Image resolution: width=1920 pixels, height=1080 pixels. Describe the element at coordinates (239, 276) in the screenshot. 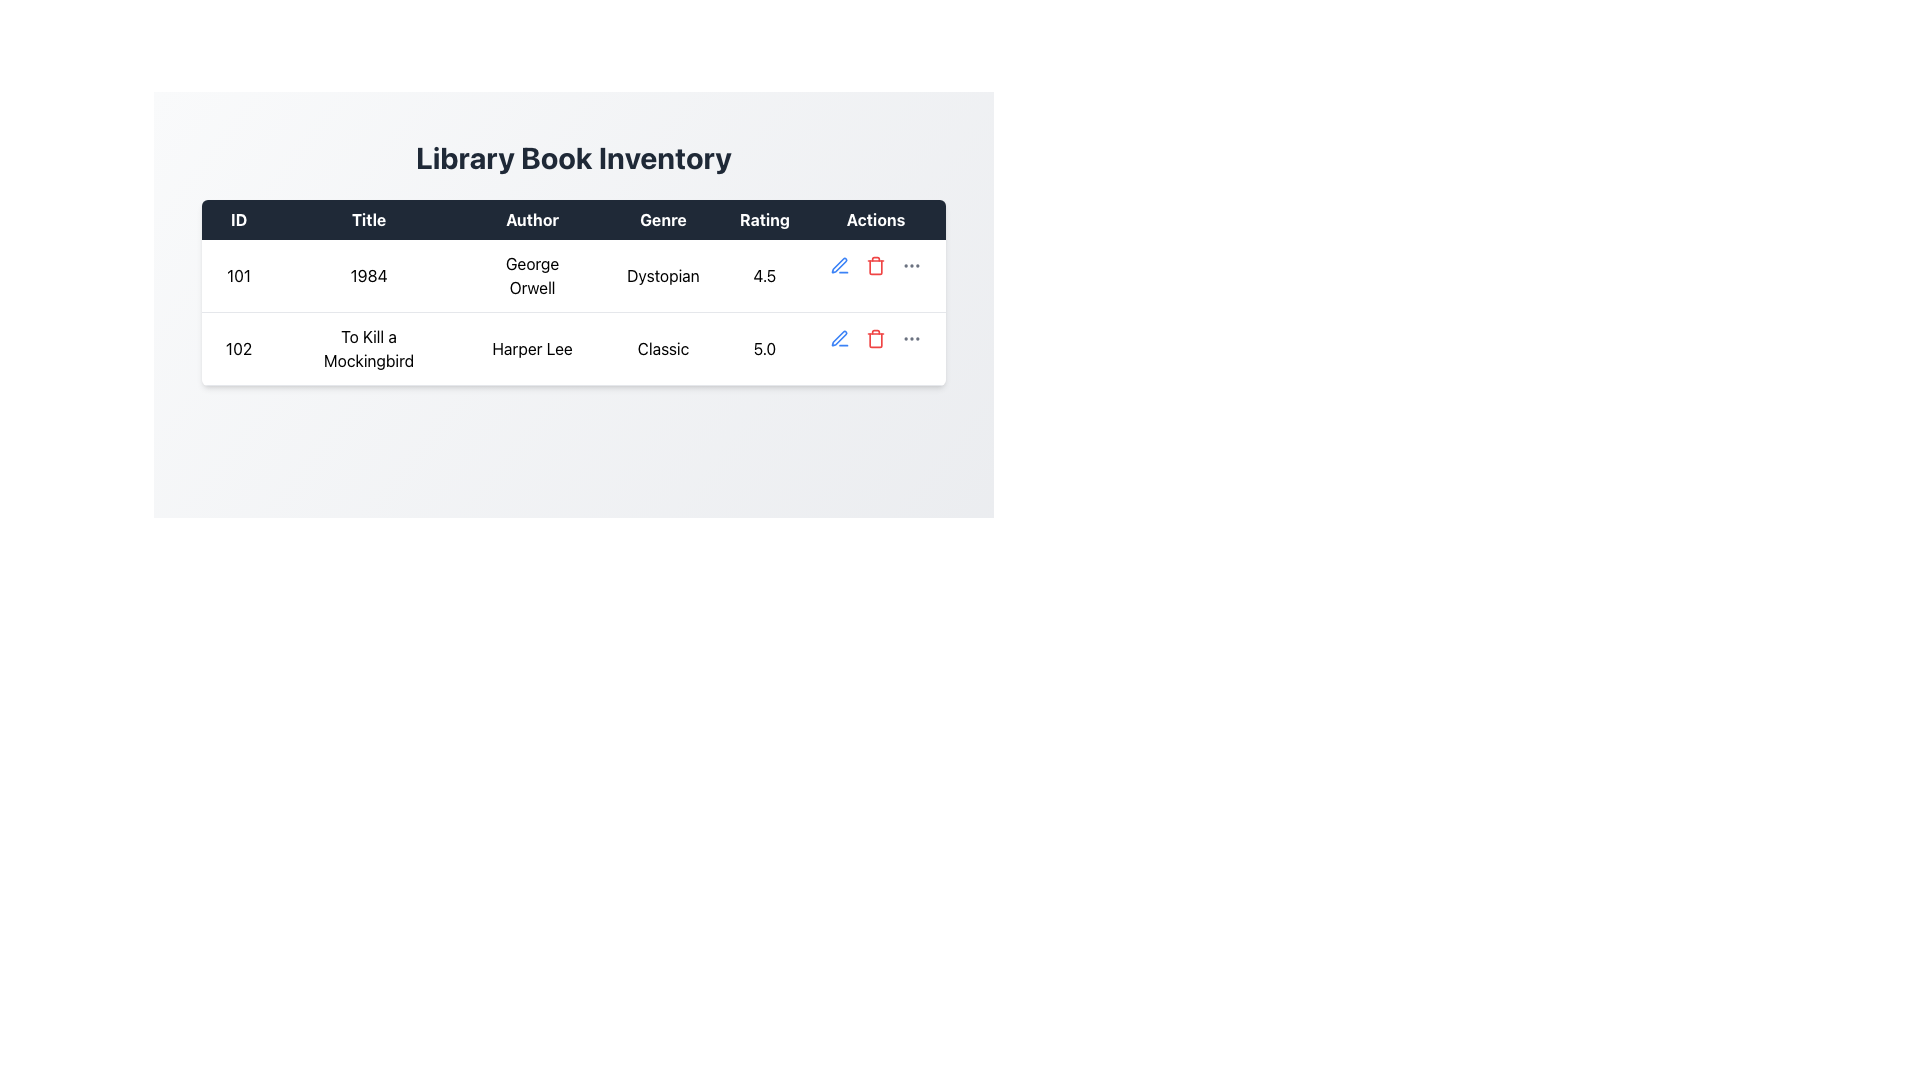

I see `the Table Cell displaying the numeric identifier '101' in bold typography located in the first column of the first row under the 'ID' header` at that location.